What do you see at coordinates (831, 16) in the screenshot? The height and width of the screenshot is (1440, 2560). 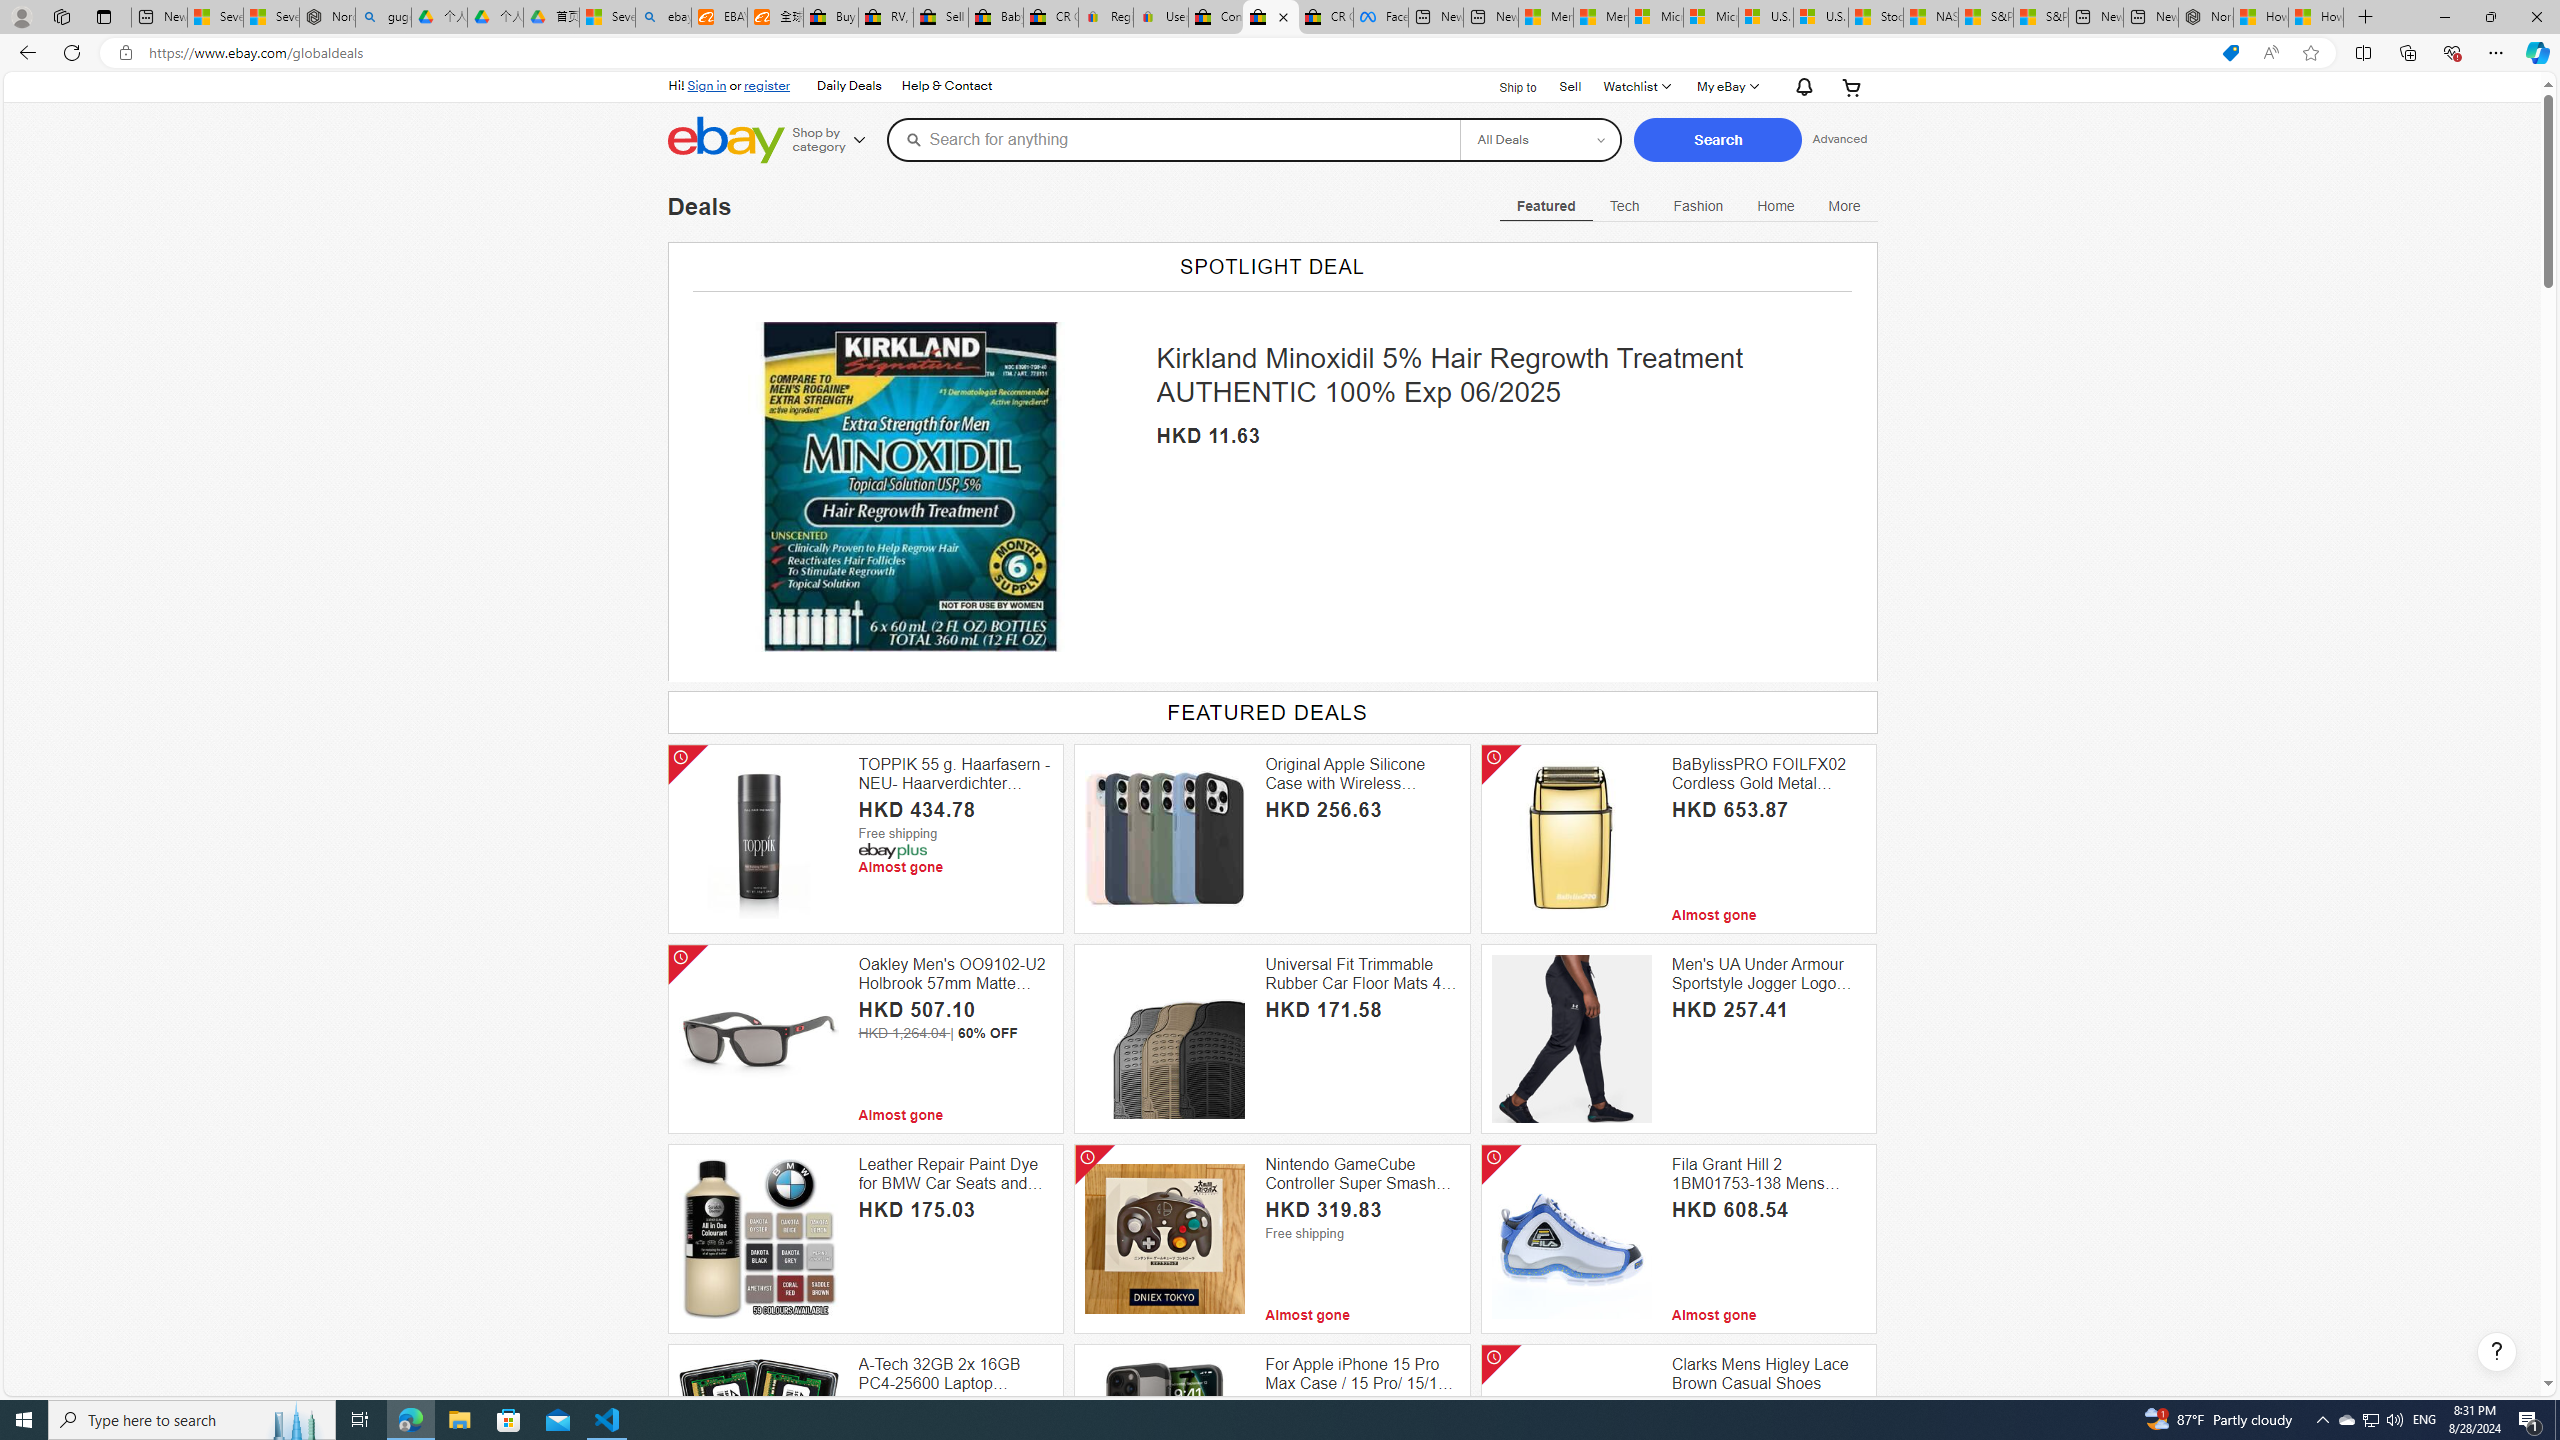 I see `'Buy Auto Parts & Accessories | eBay'` at bounding box center [831, 16].